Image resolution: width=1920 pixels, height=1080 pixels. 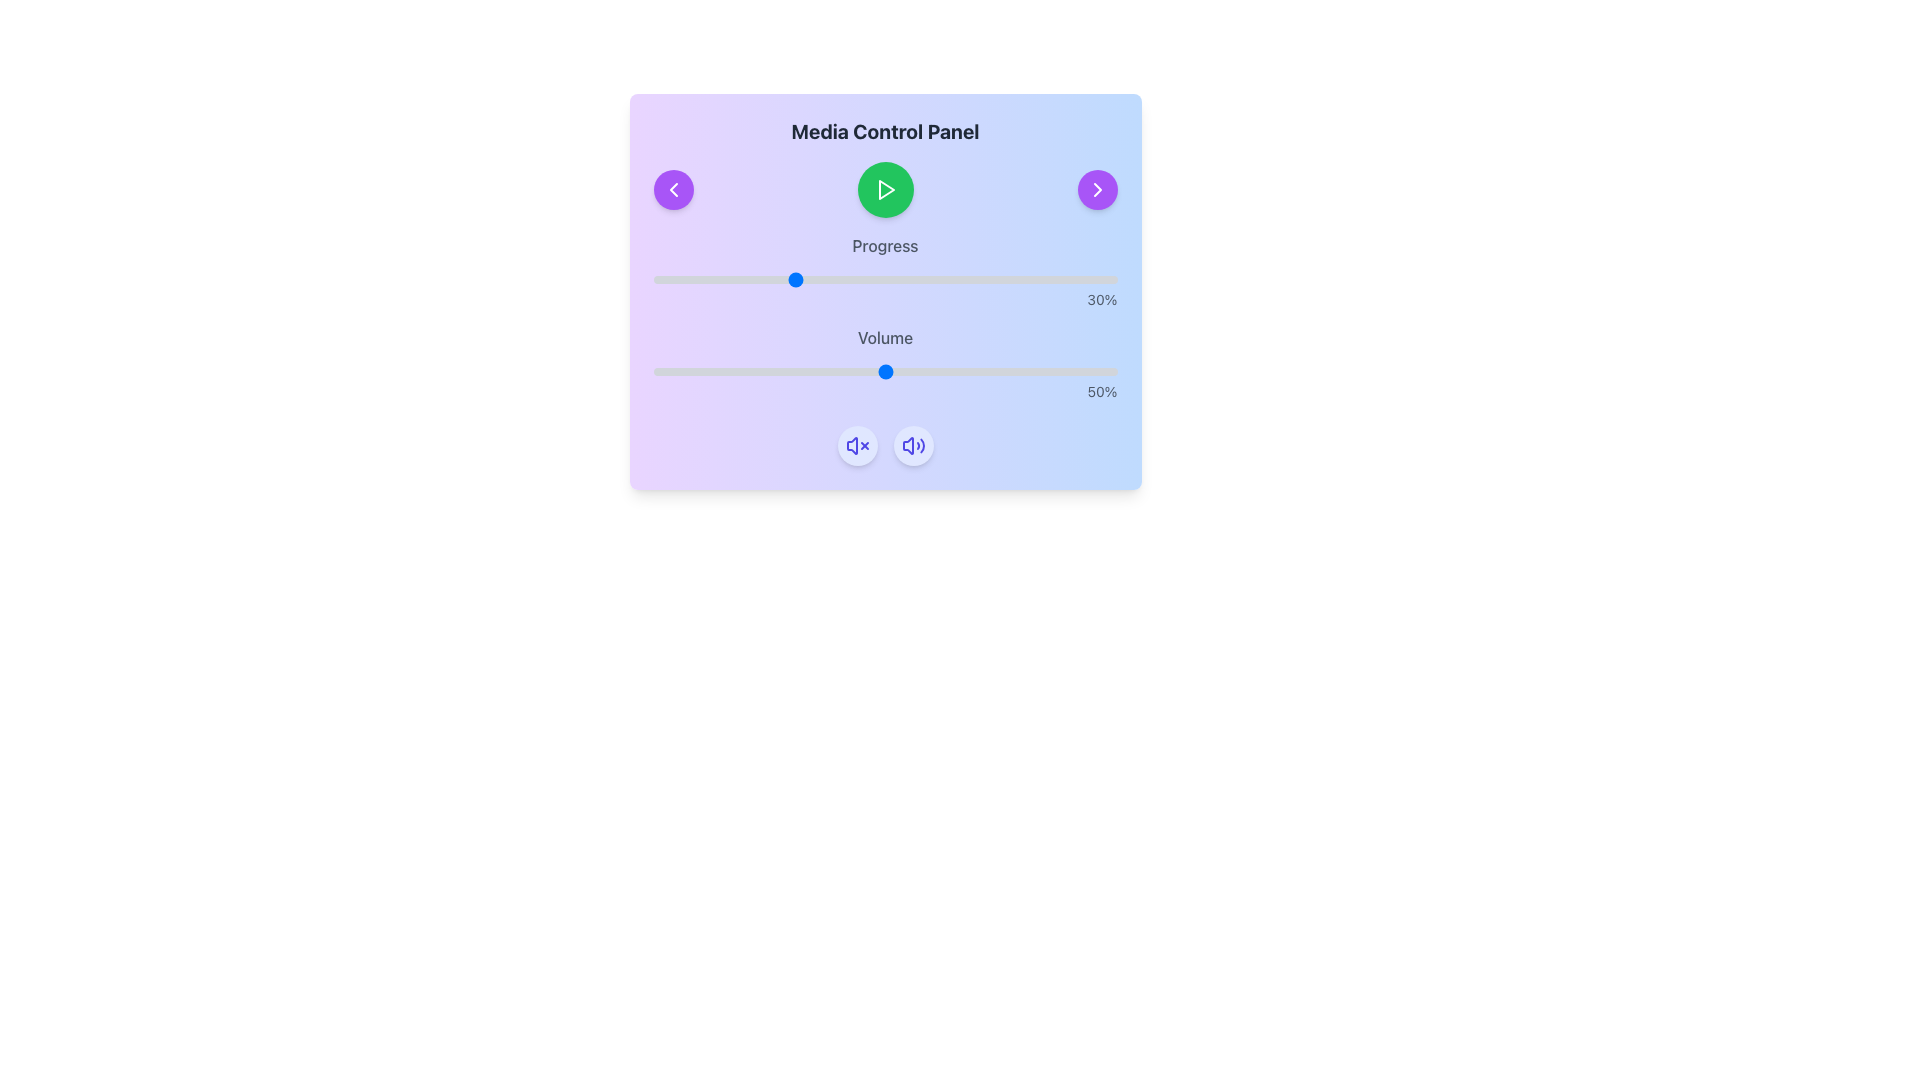 What do you see at coordinates (885, 189) in the screenshot?
I see `the triangular play icon located in the center of a green circular button` at bounding box center [885, 189].